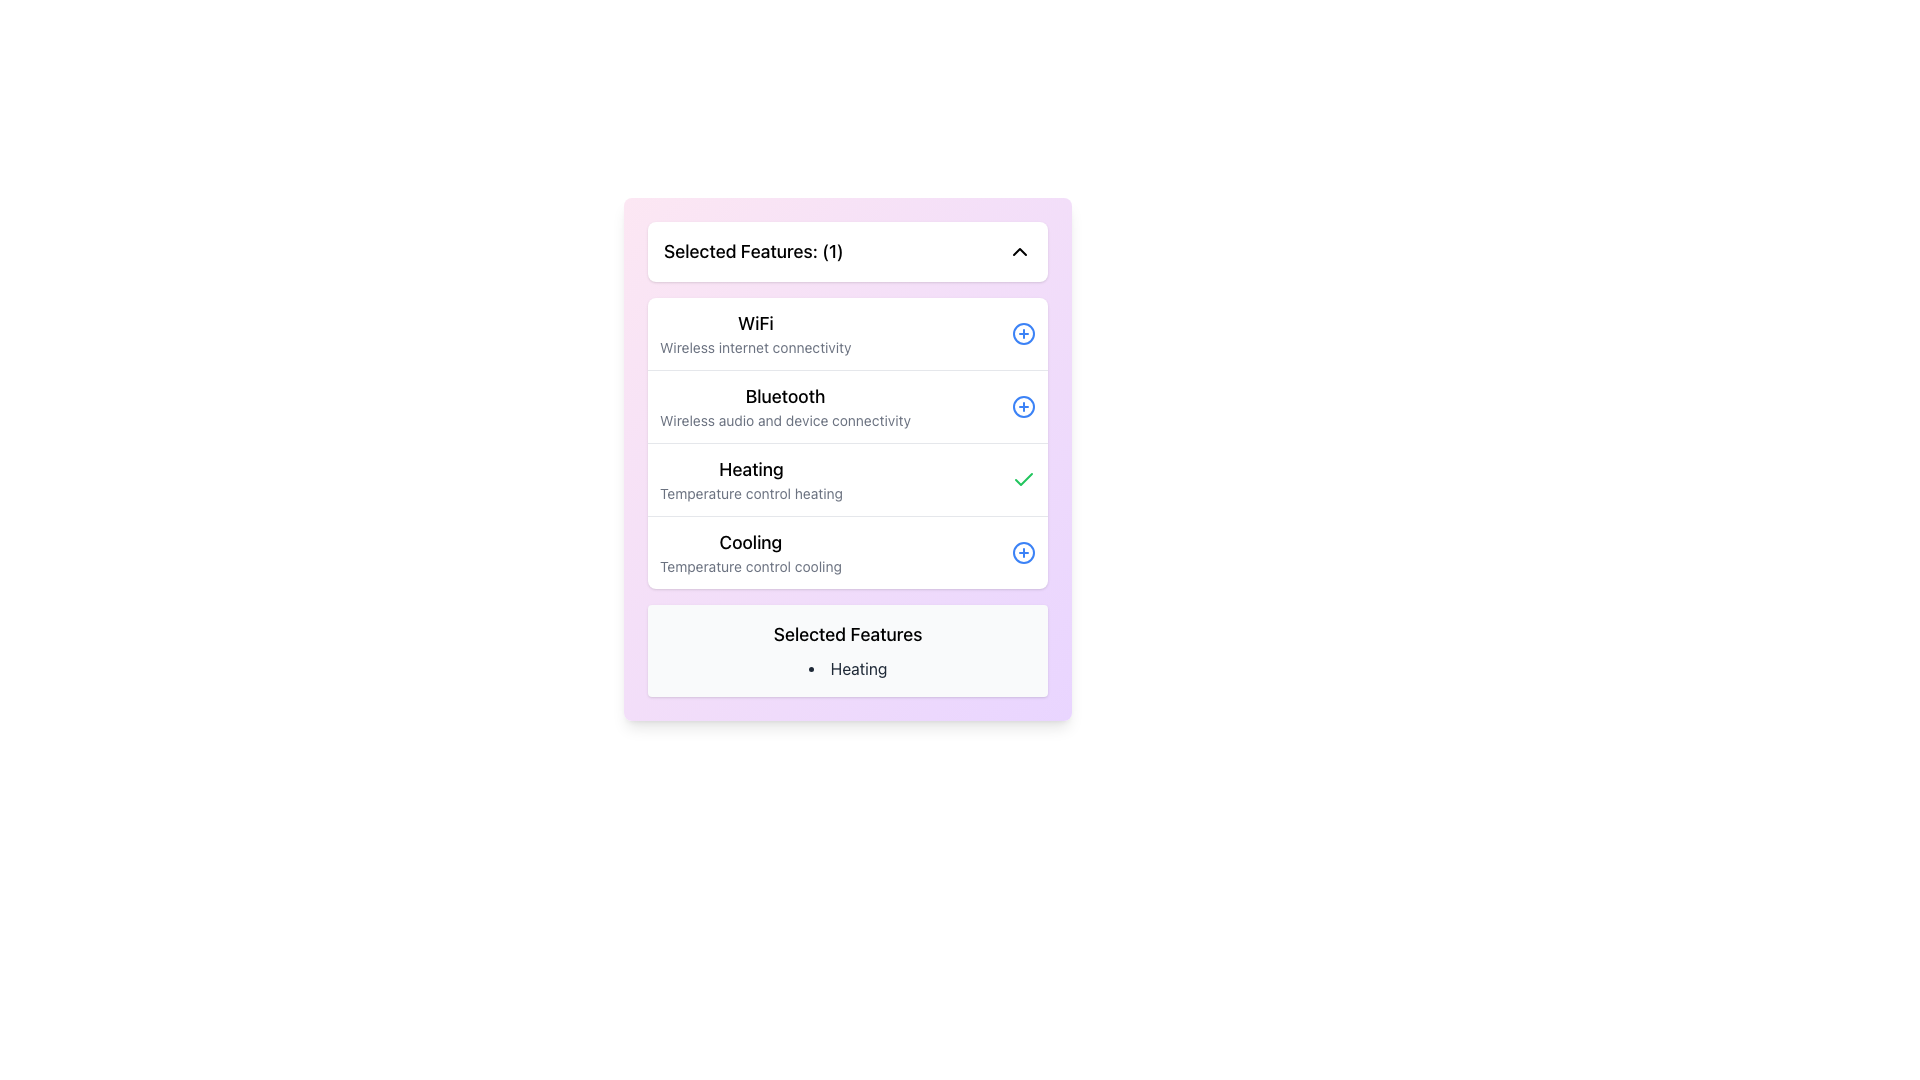 This screenshot has width=1920, height=1080. I want to click on the second item in the bulleted list titled 'Selected Features' that enumerates specific selections or features within the interface, so click(848, 668).